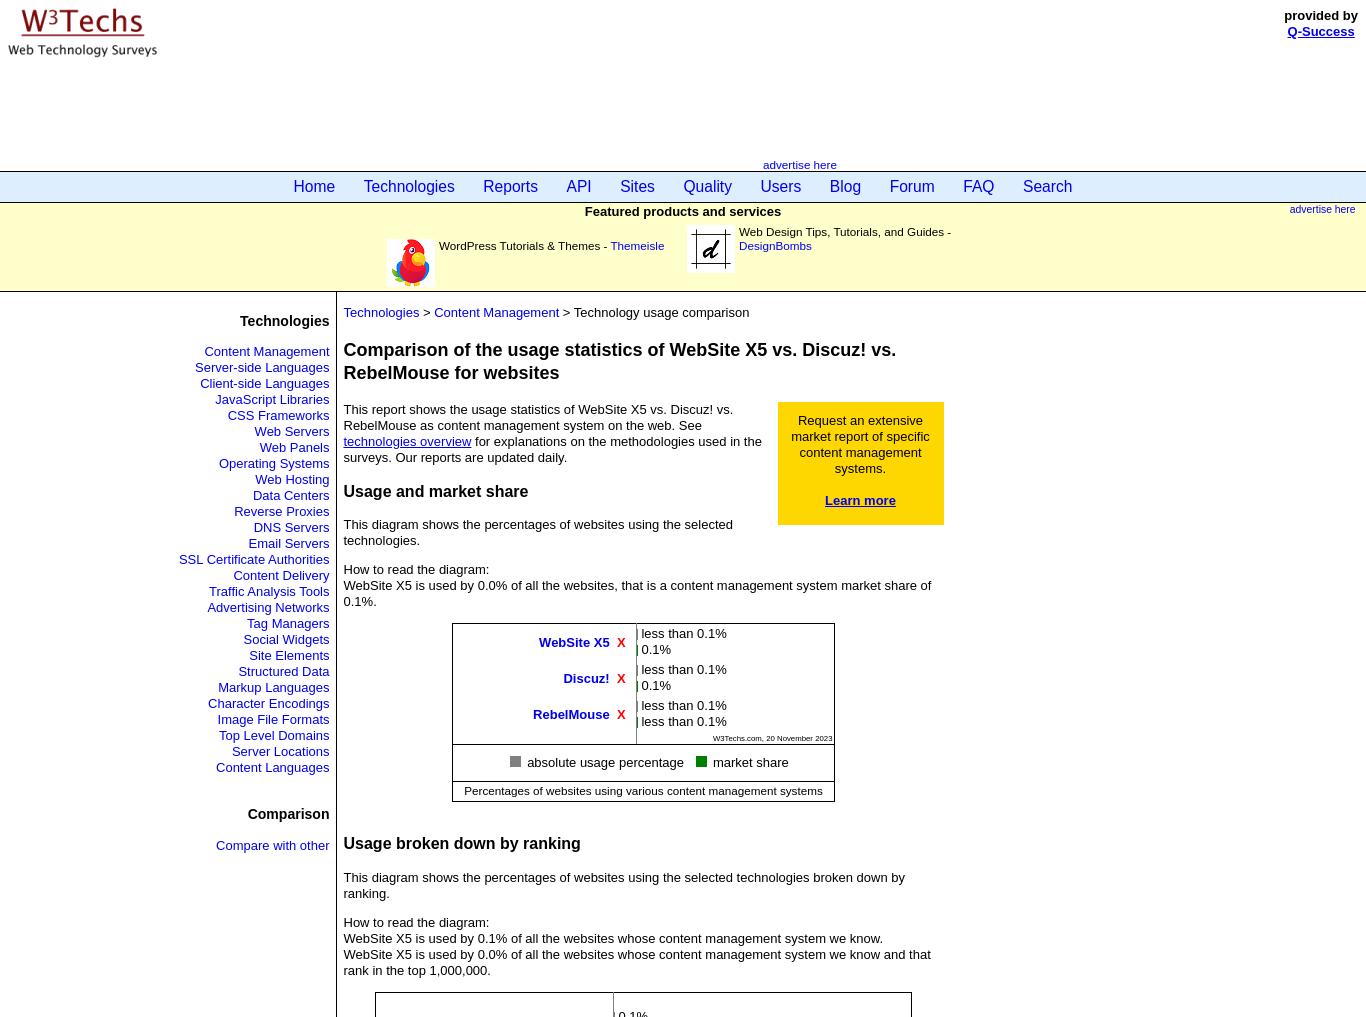 Image resolution: width=1366 pixels, height=1017 pixels. Describe the element at coordinates (780, 186) in the screenshot. I see `'Users'` at that location.